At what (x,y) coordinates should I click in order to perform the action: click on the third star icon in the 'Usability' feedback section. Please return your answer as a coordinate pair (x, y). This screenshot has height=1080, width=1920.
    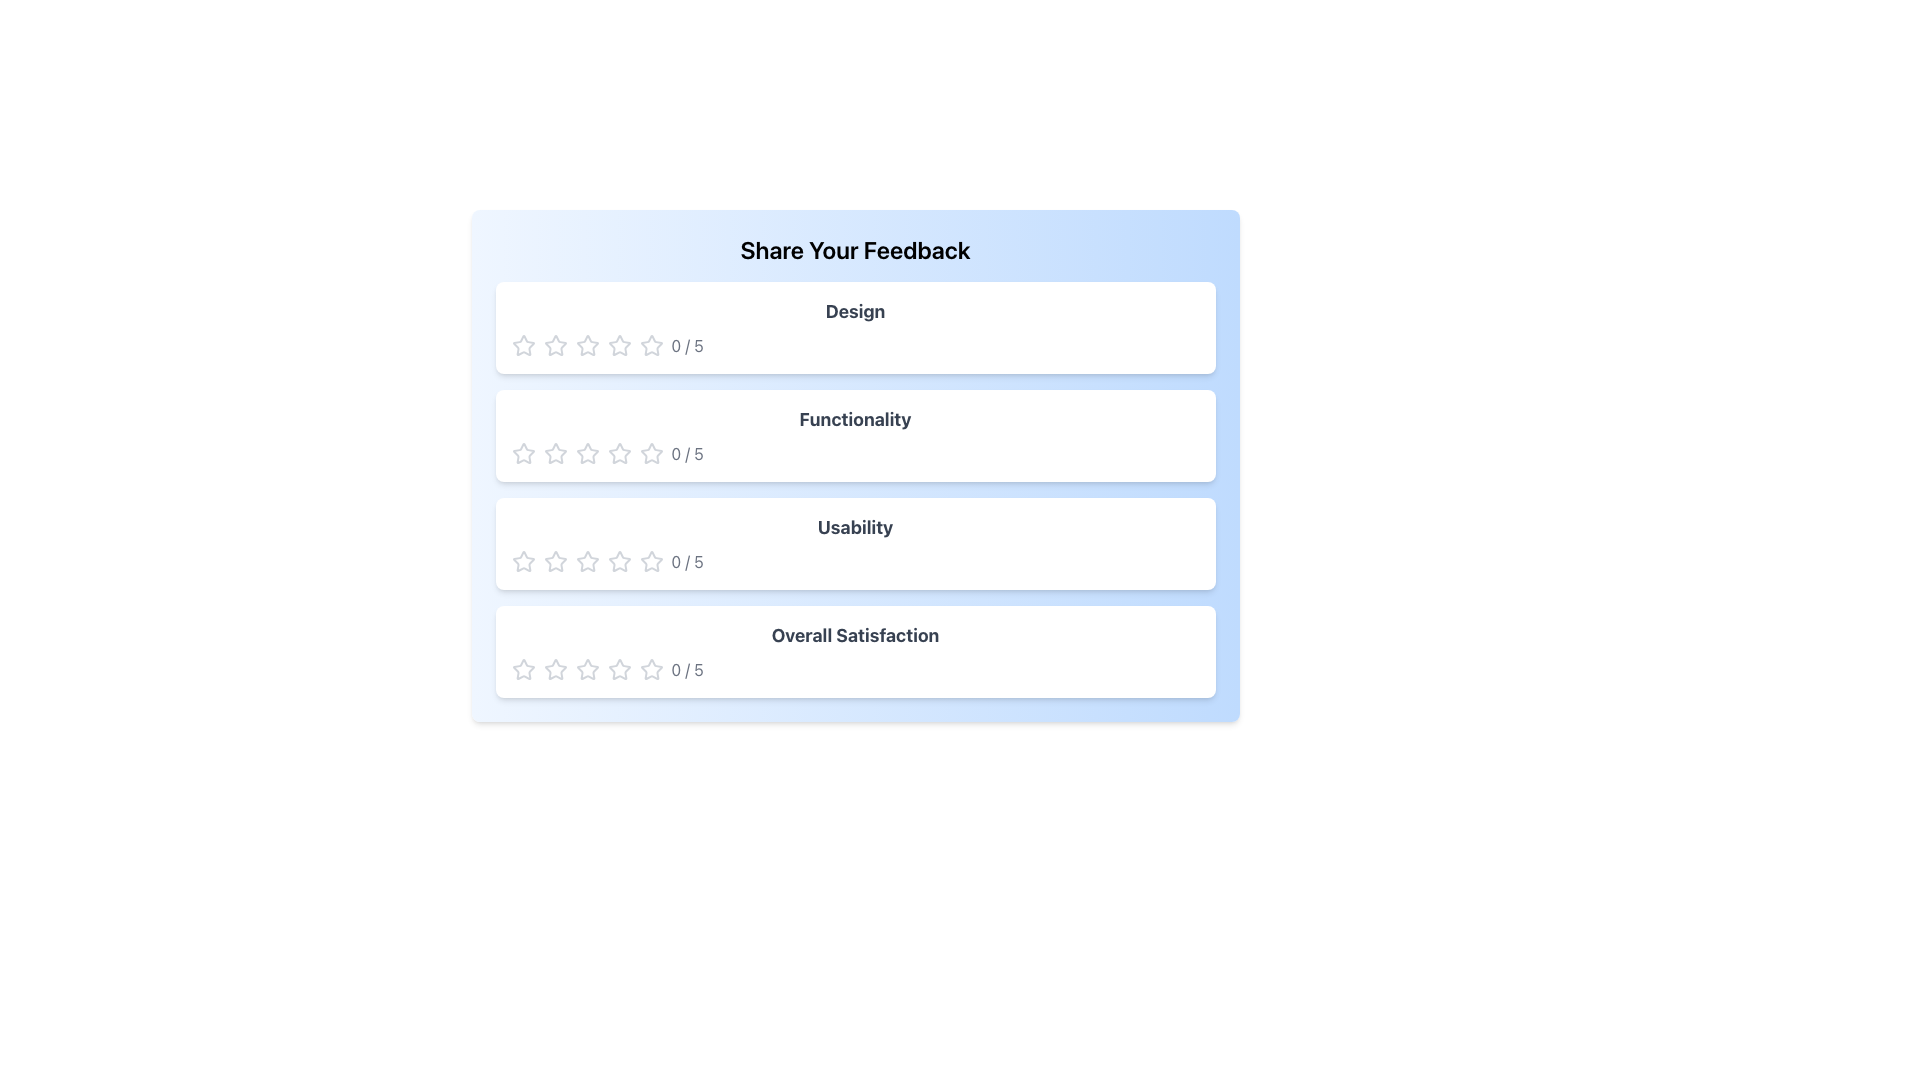
    Looking at the image, I should click on (586, 562).